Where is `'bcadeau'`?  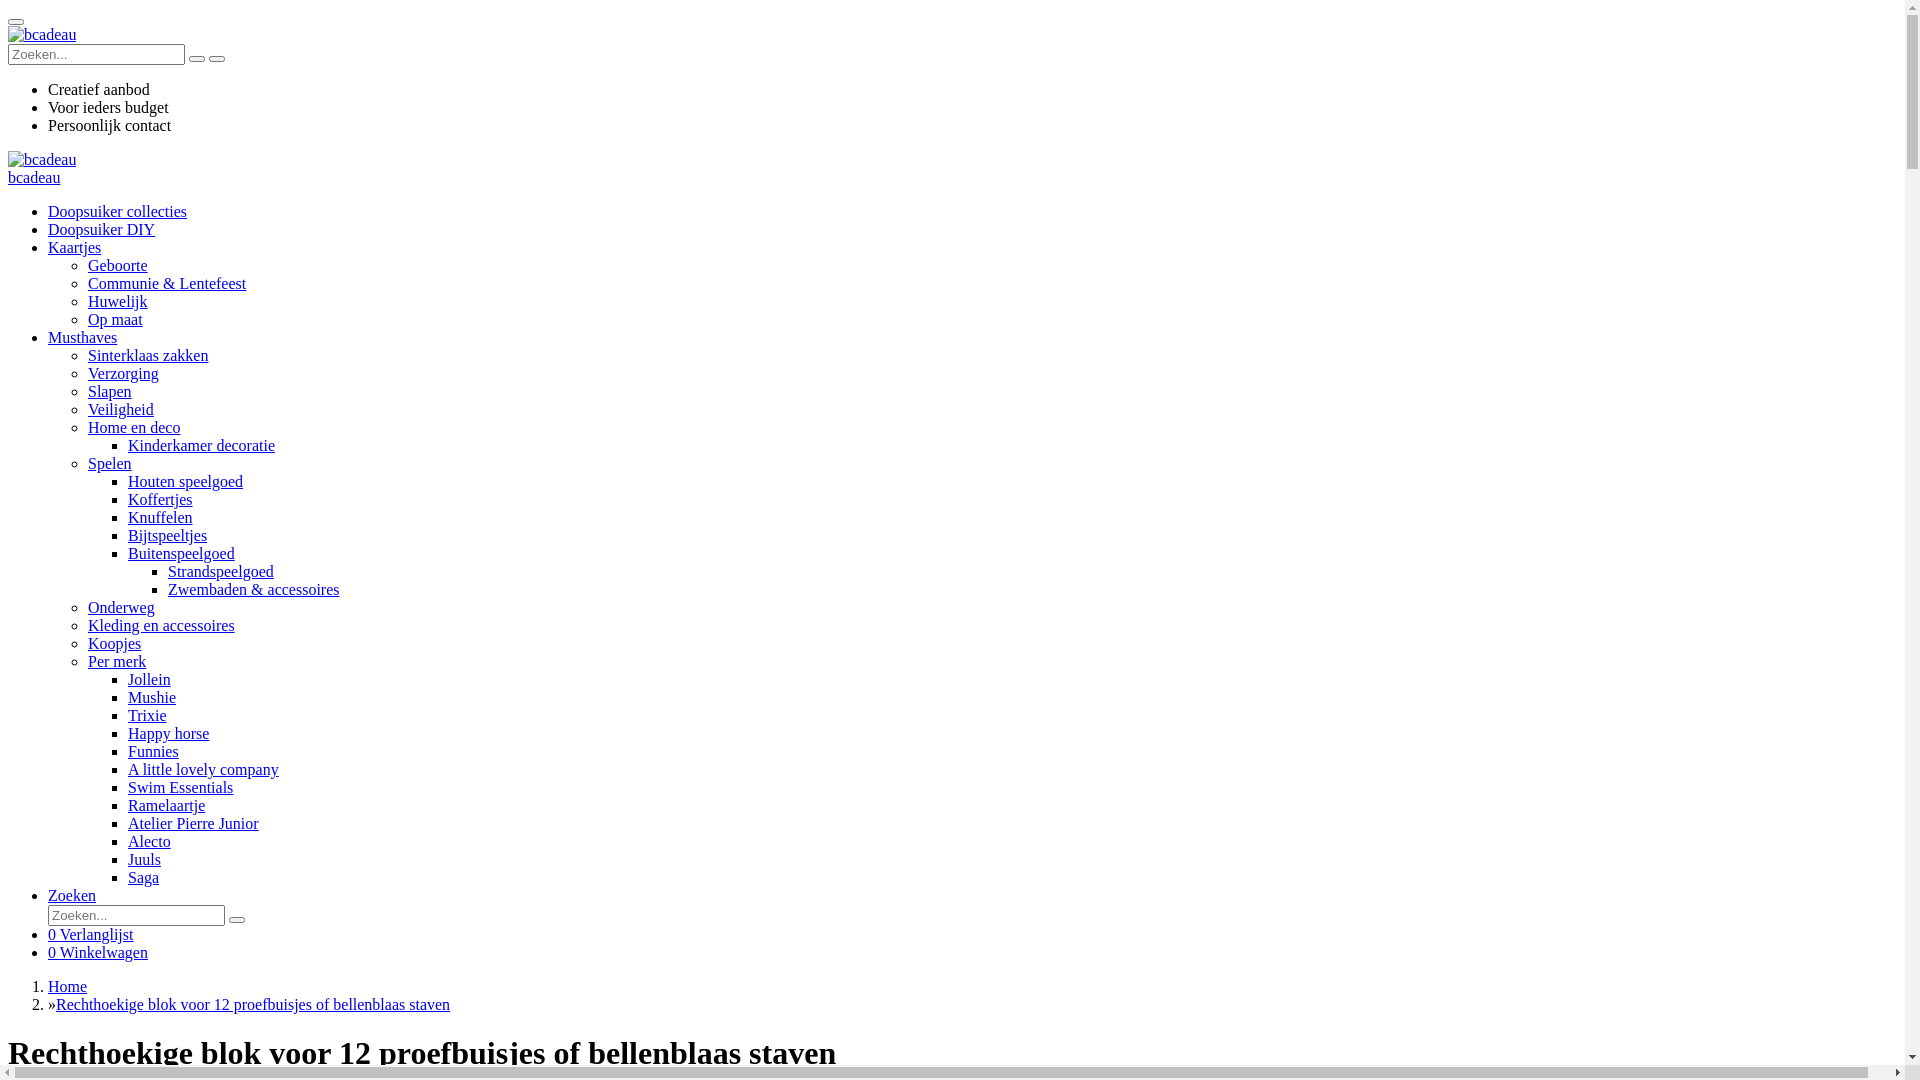 'bcadeau' is located at coordinates (42, 158).